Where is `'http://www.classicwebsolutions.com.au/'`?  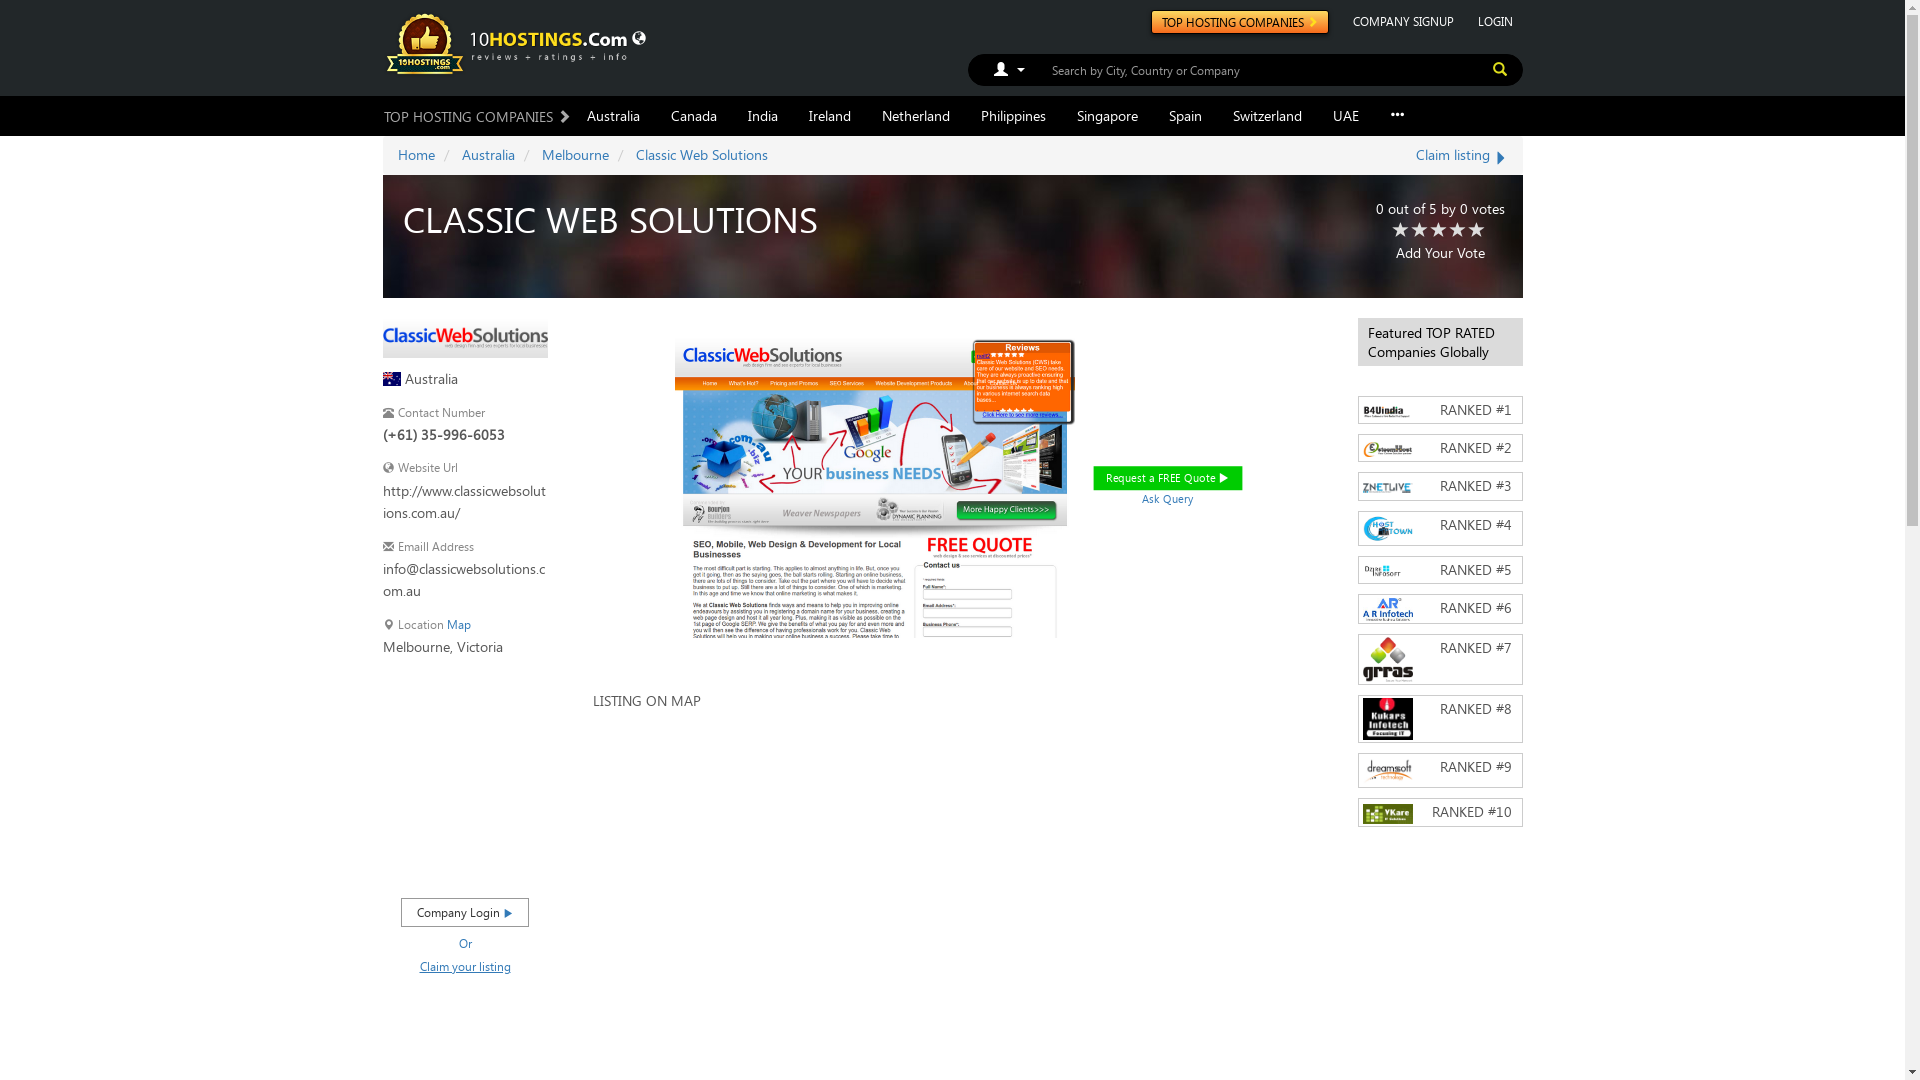 'http://www.classicwebsolutions.com.au/' is located at coordinates (462, 500).